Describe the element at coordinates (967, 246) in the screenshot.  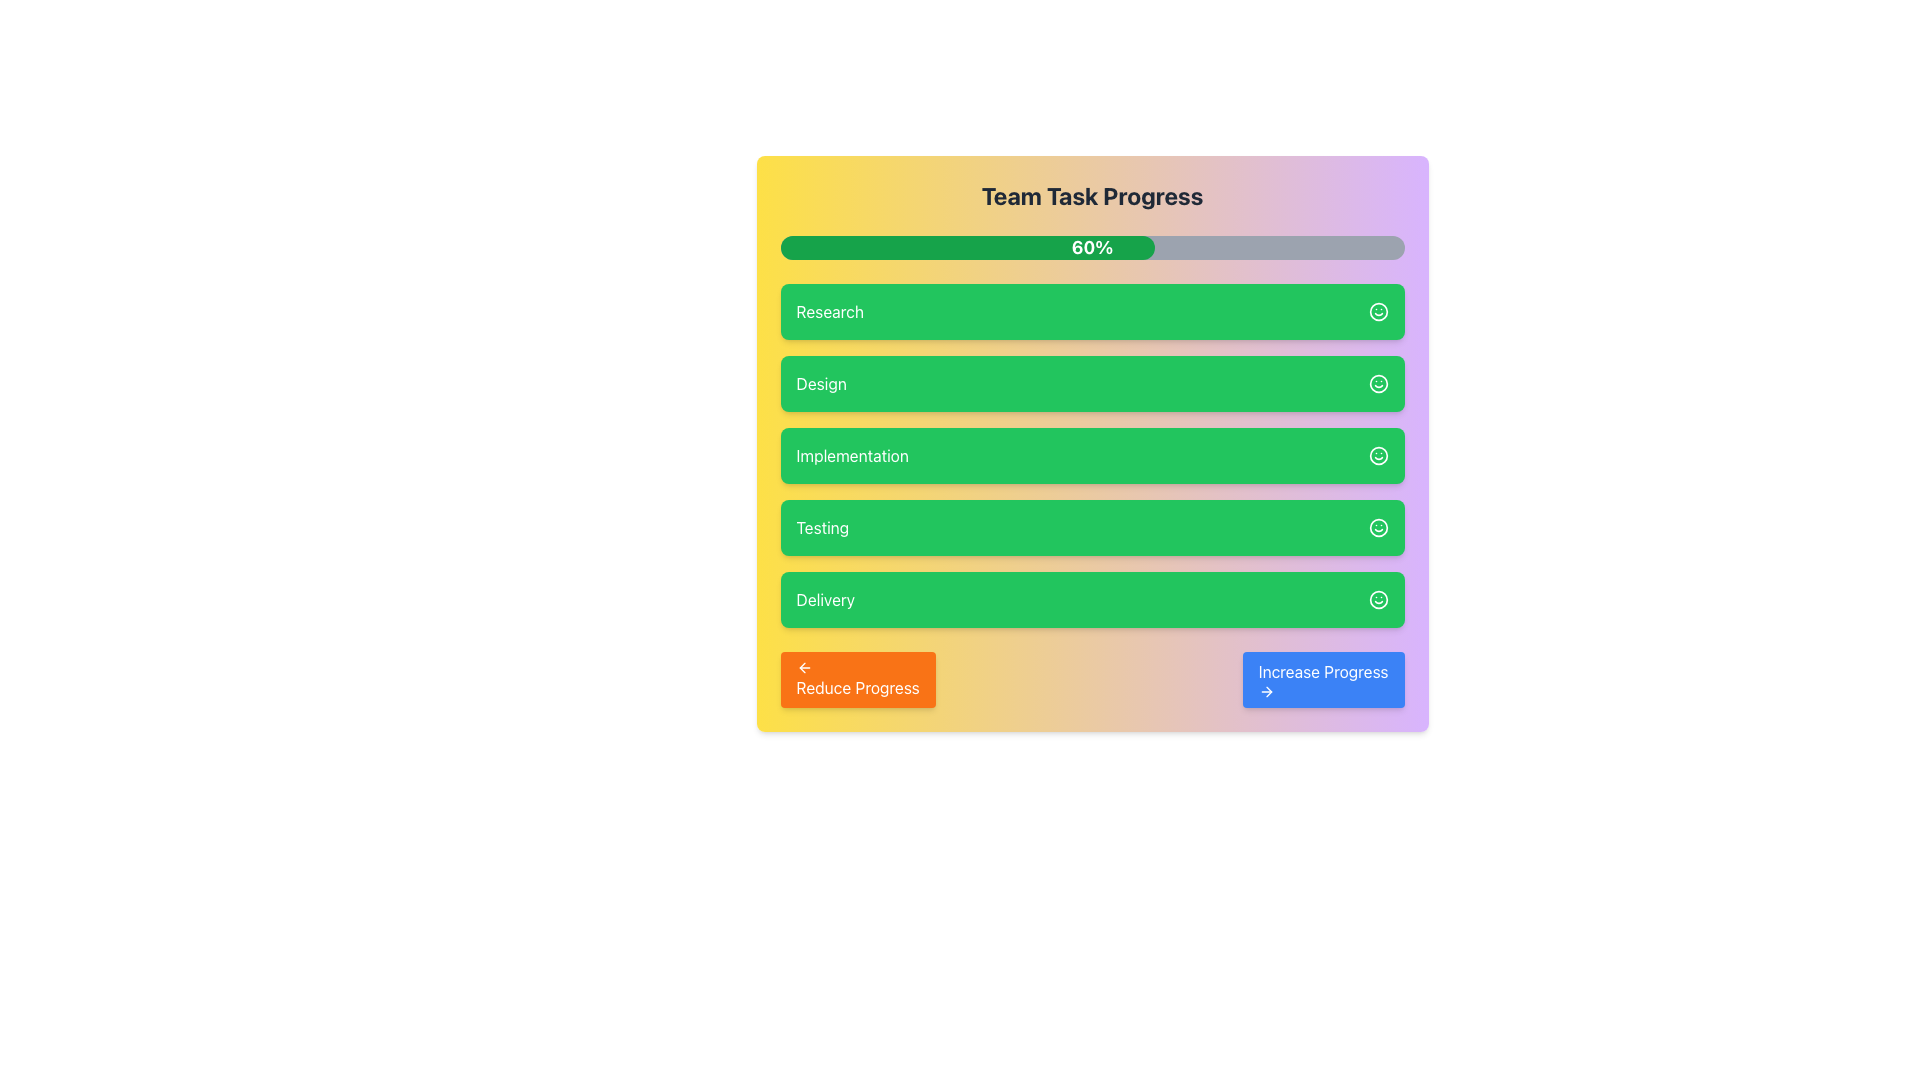
I see `the progress bar segment that visually represents 60% of the task completion, located beneath the 'Team Task Progress' title` at that location.